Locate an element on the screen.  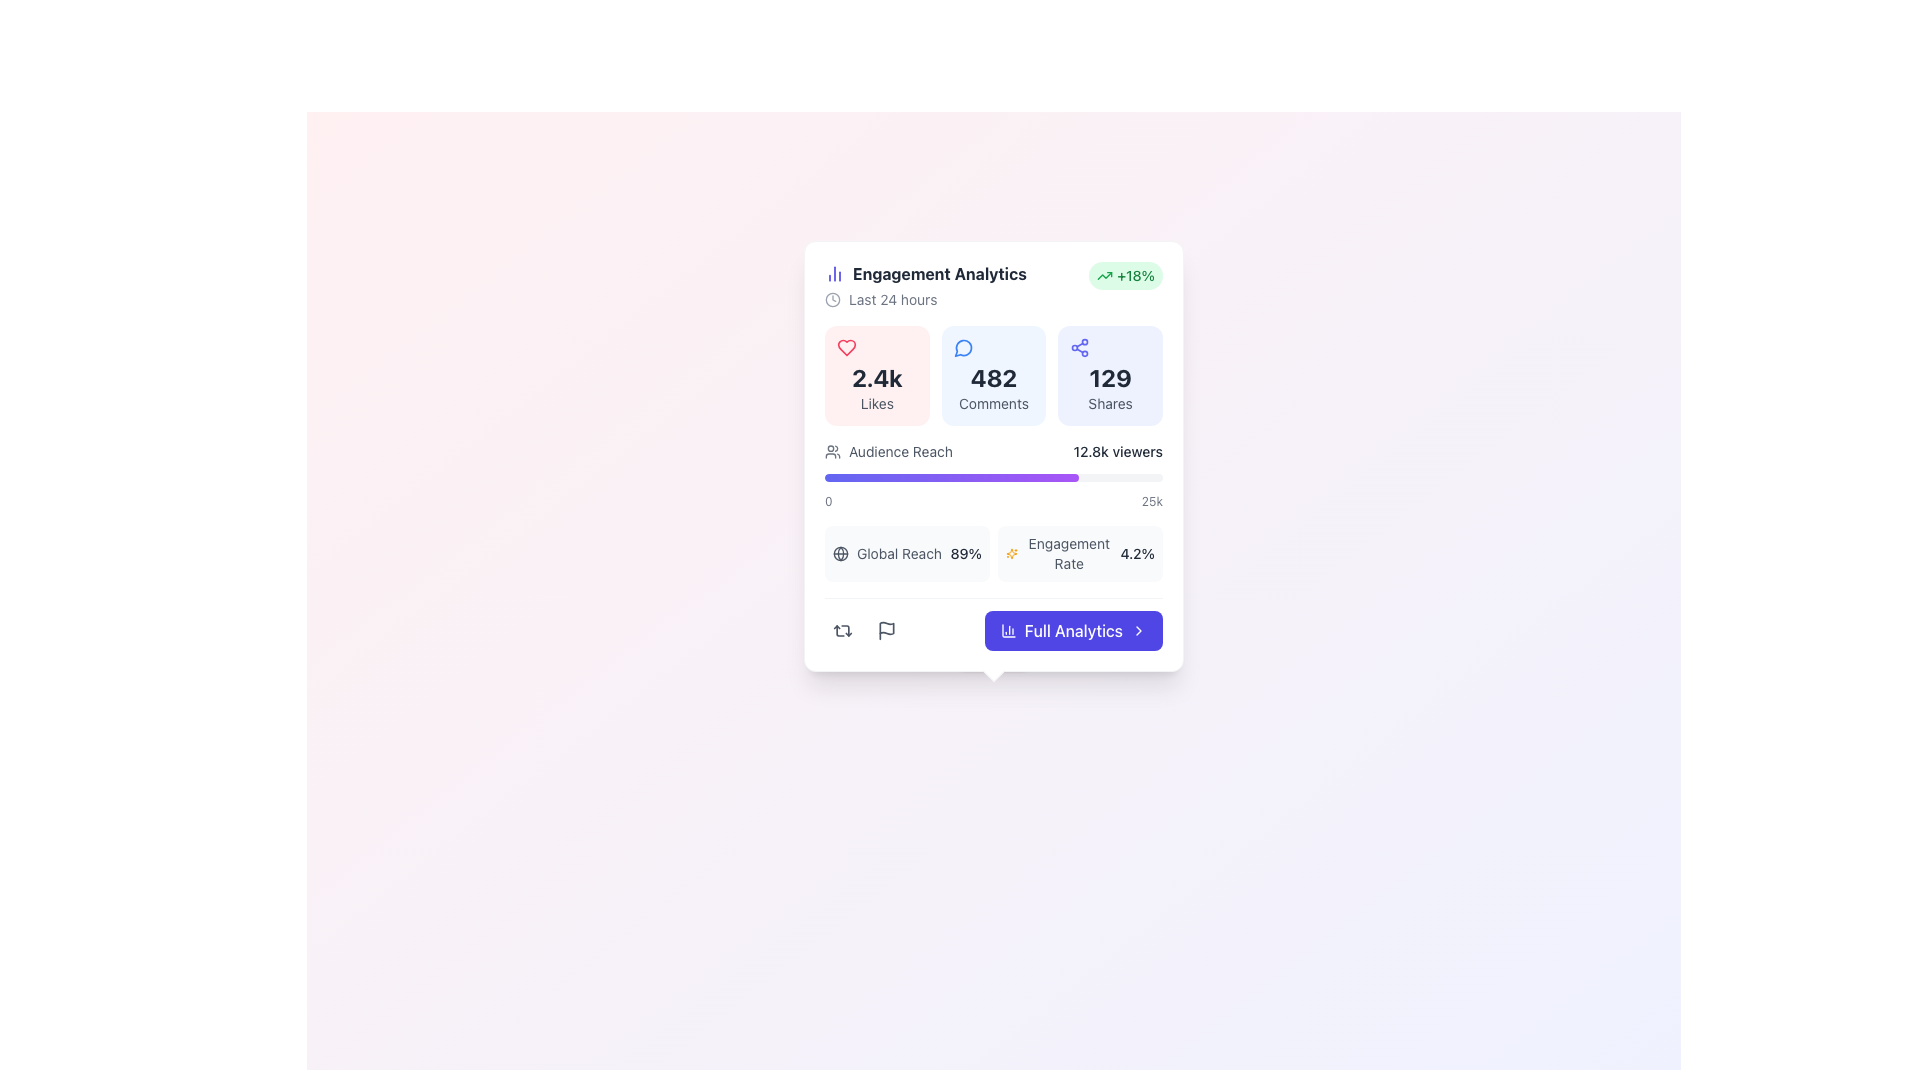
the text label that provides context for the number '129' in the Engagement Analytics section, located below the bold '129' text is located at coordinates (1109, 404).